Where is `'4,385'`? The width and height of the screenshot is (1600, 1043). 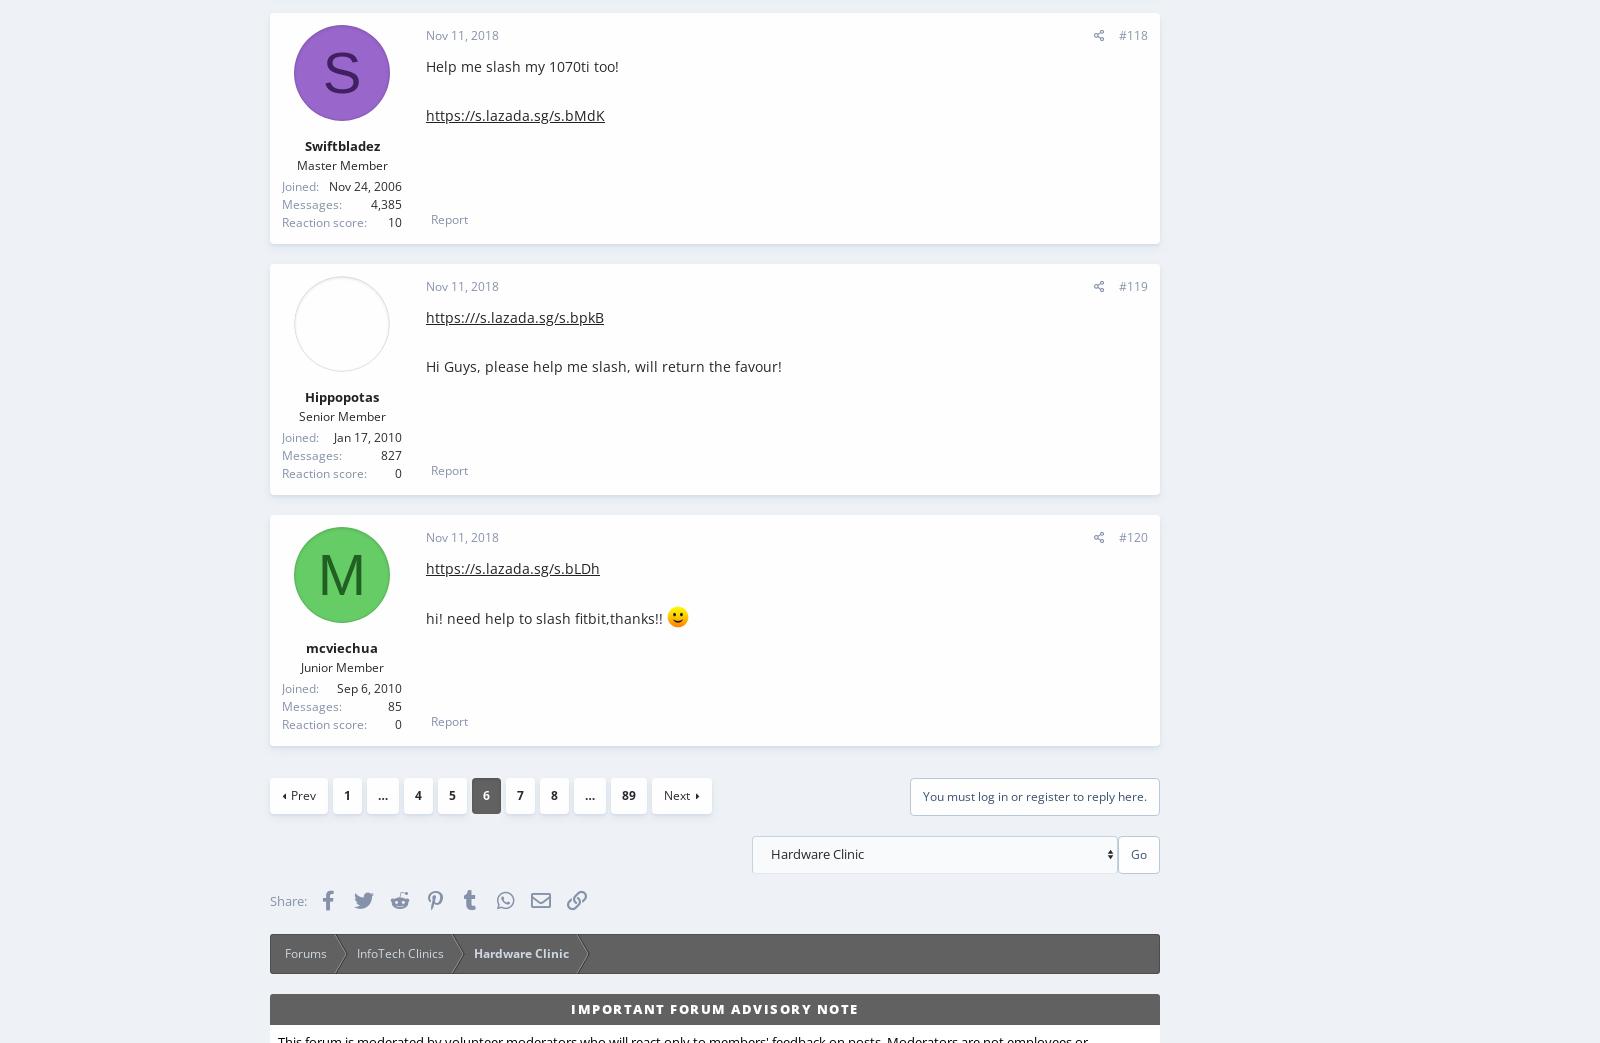 '4,385' is located at coordinates (386, 202).